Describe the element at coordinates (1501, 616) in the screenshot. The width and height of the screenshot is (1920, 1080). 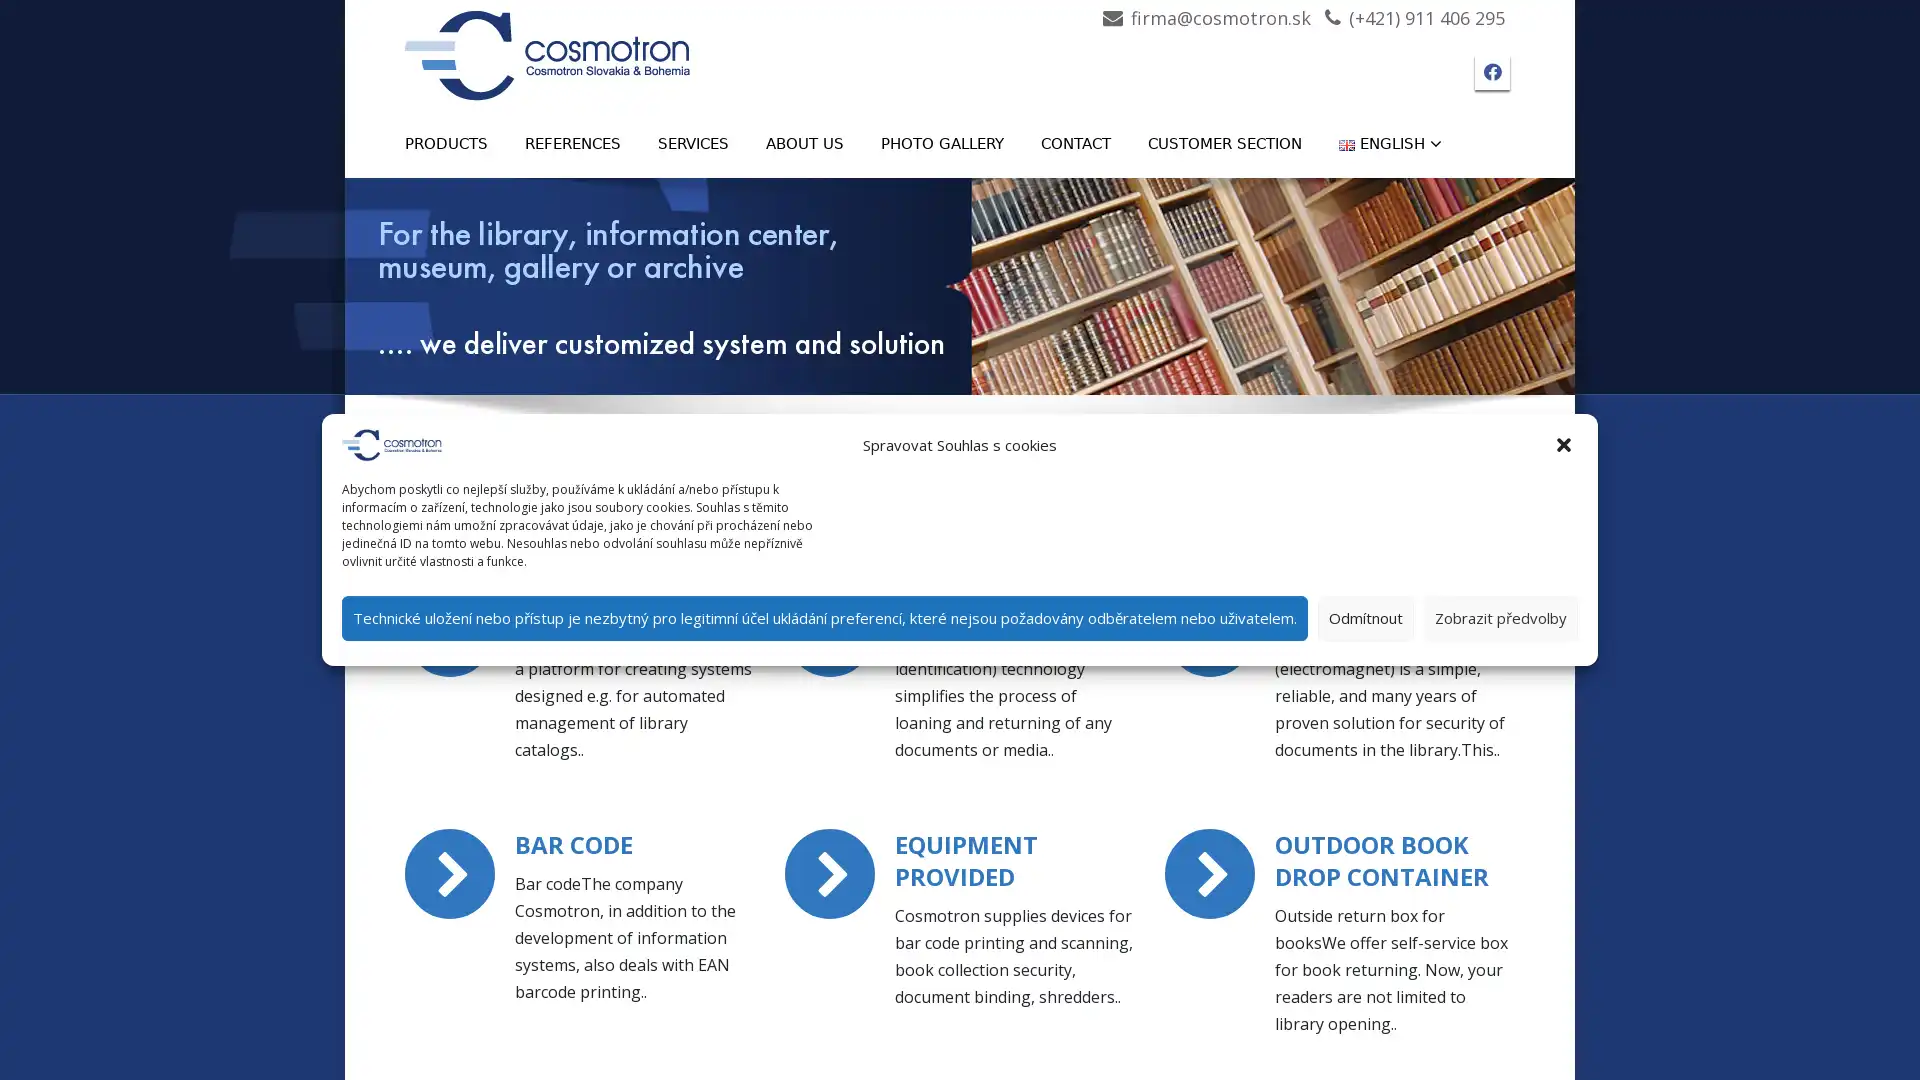
I see `Zobrazit predvolby` at that location.